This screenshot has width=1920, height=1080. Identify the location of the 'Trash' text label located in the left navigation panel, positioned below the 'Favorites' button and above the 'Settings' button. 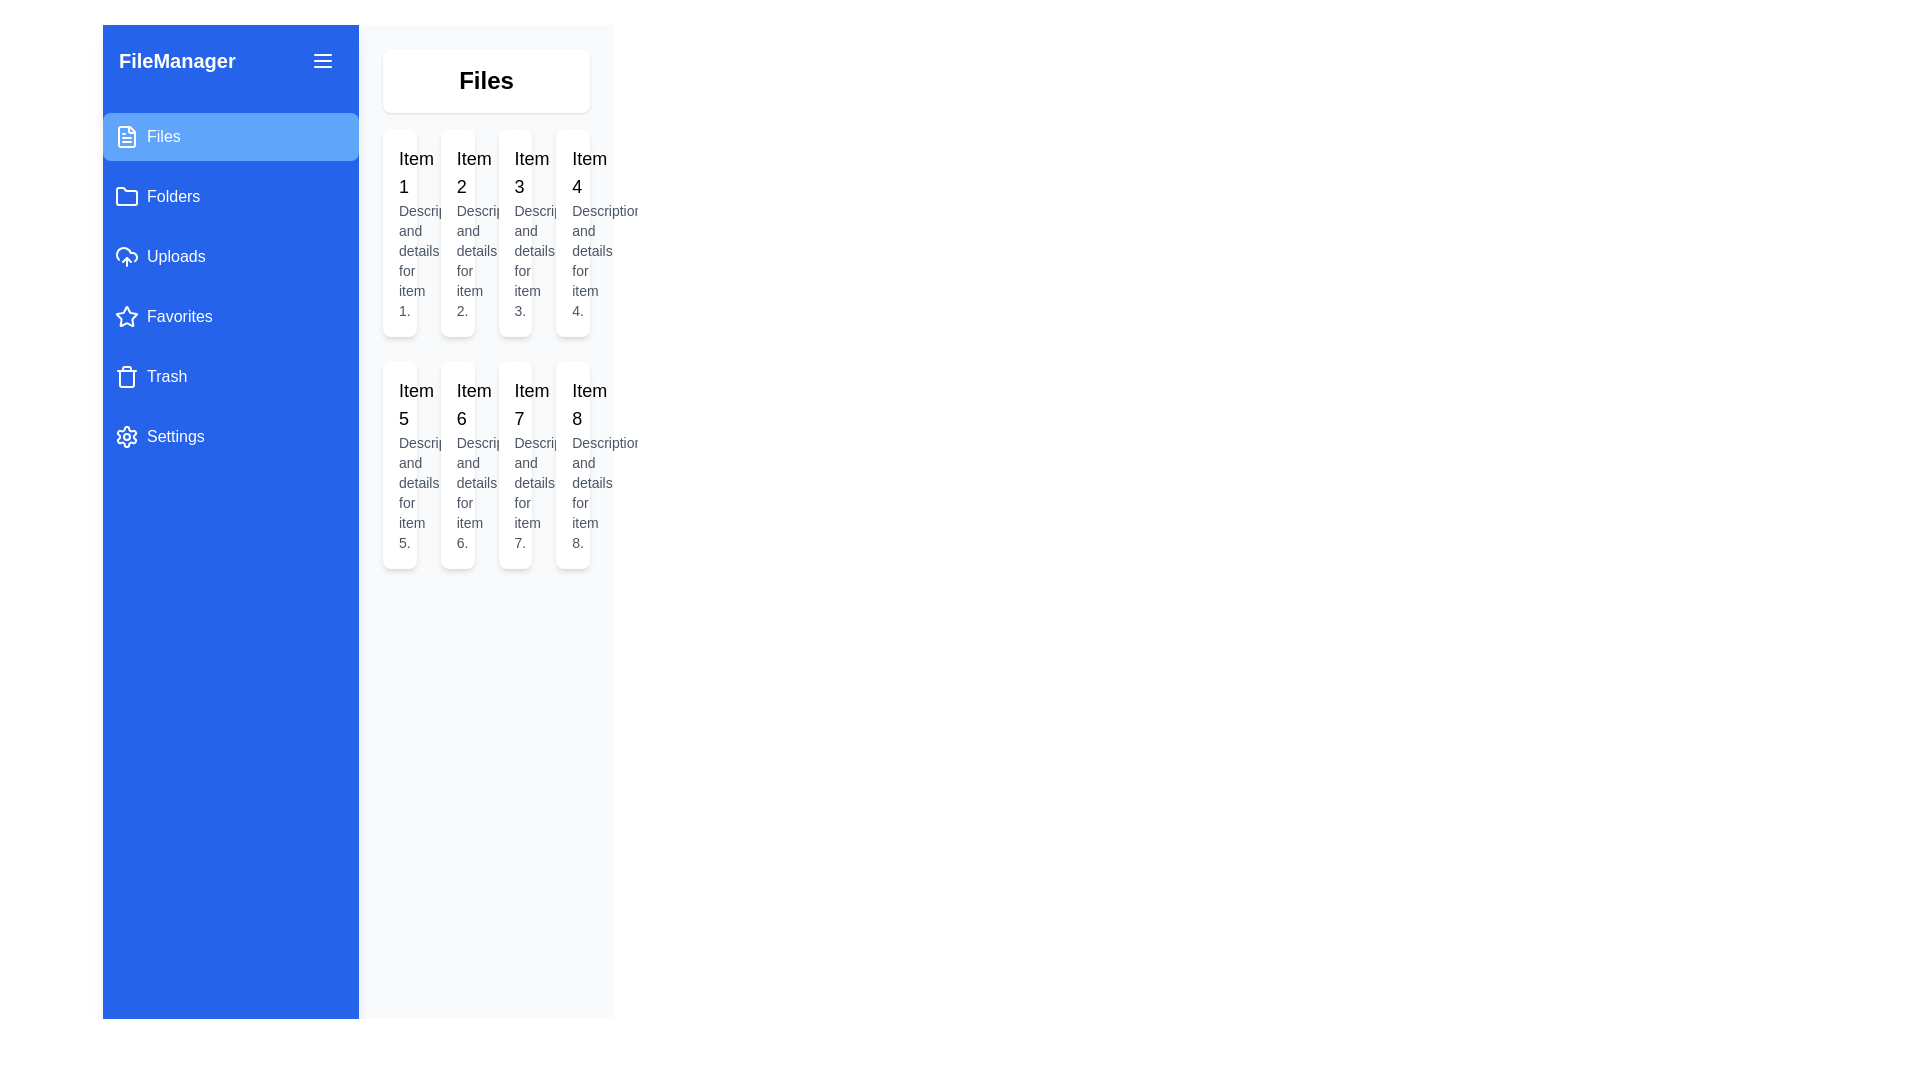
(167, 377).